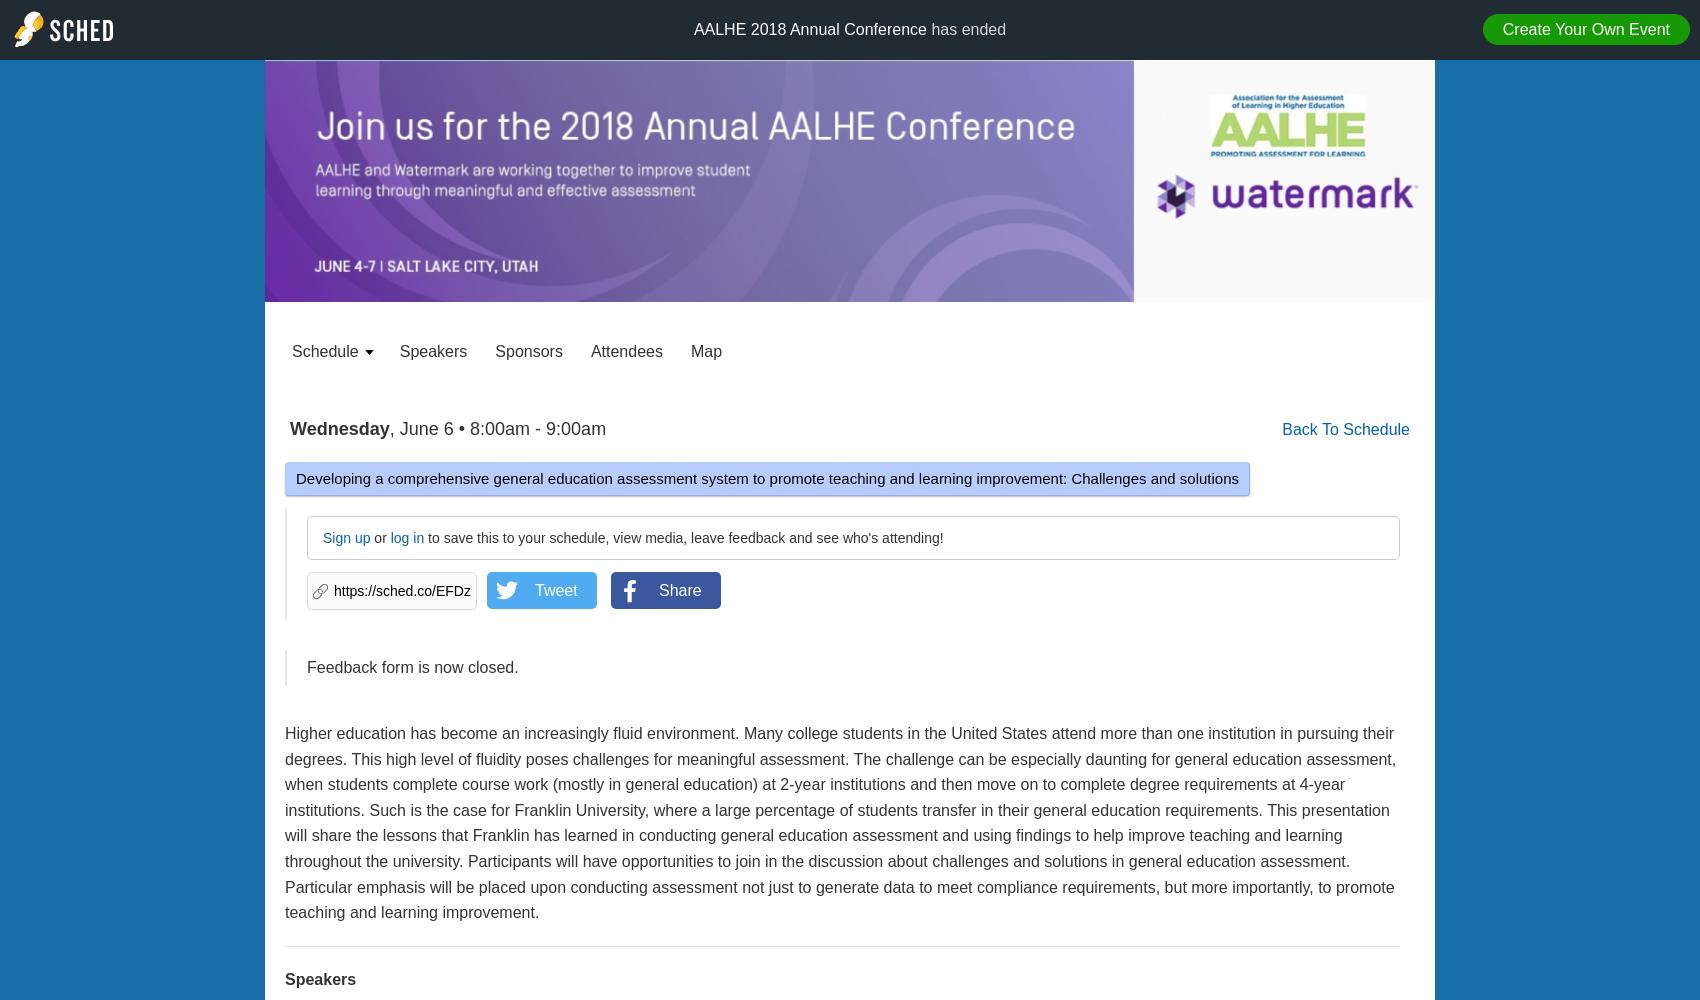 This screenshot has height=1000, width=1700. Describe the element at coordinates (378, 538) in the screenshot. I see `'or'` at that location.